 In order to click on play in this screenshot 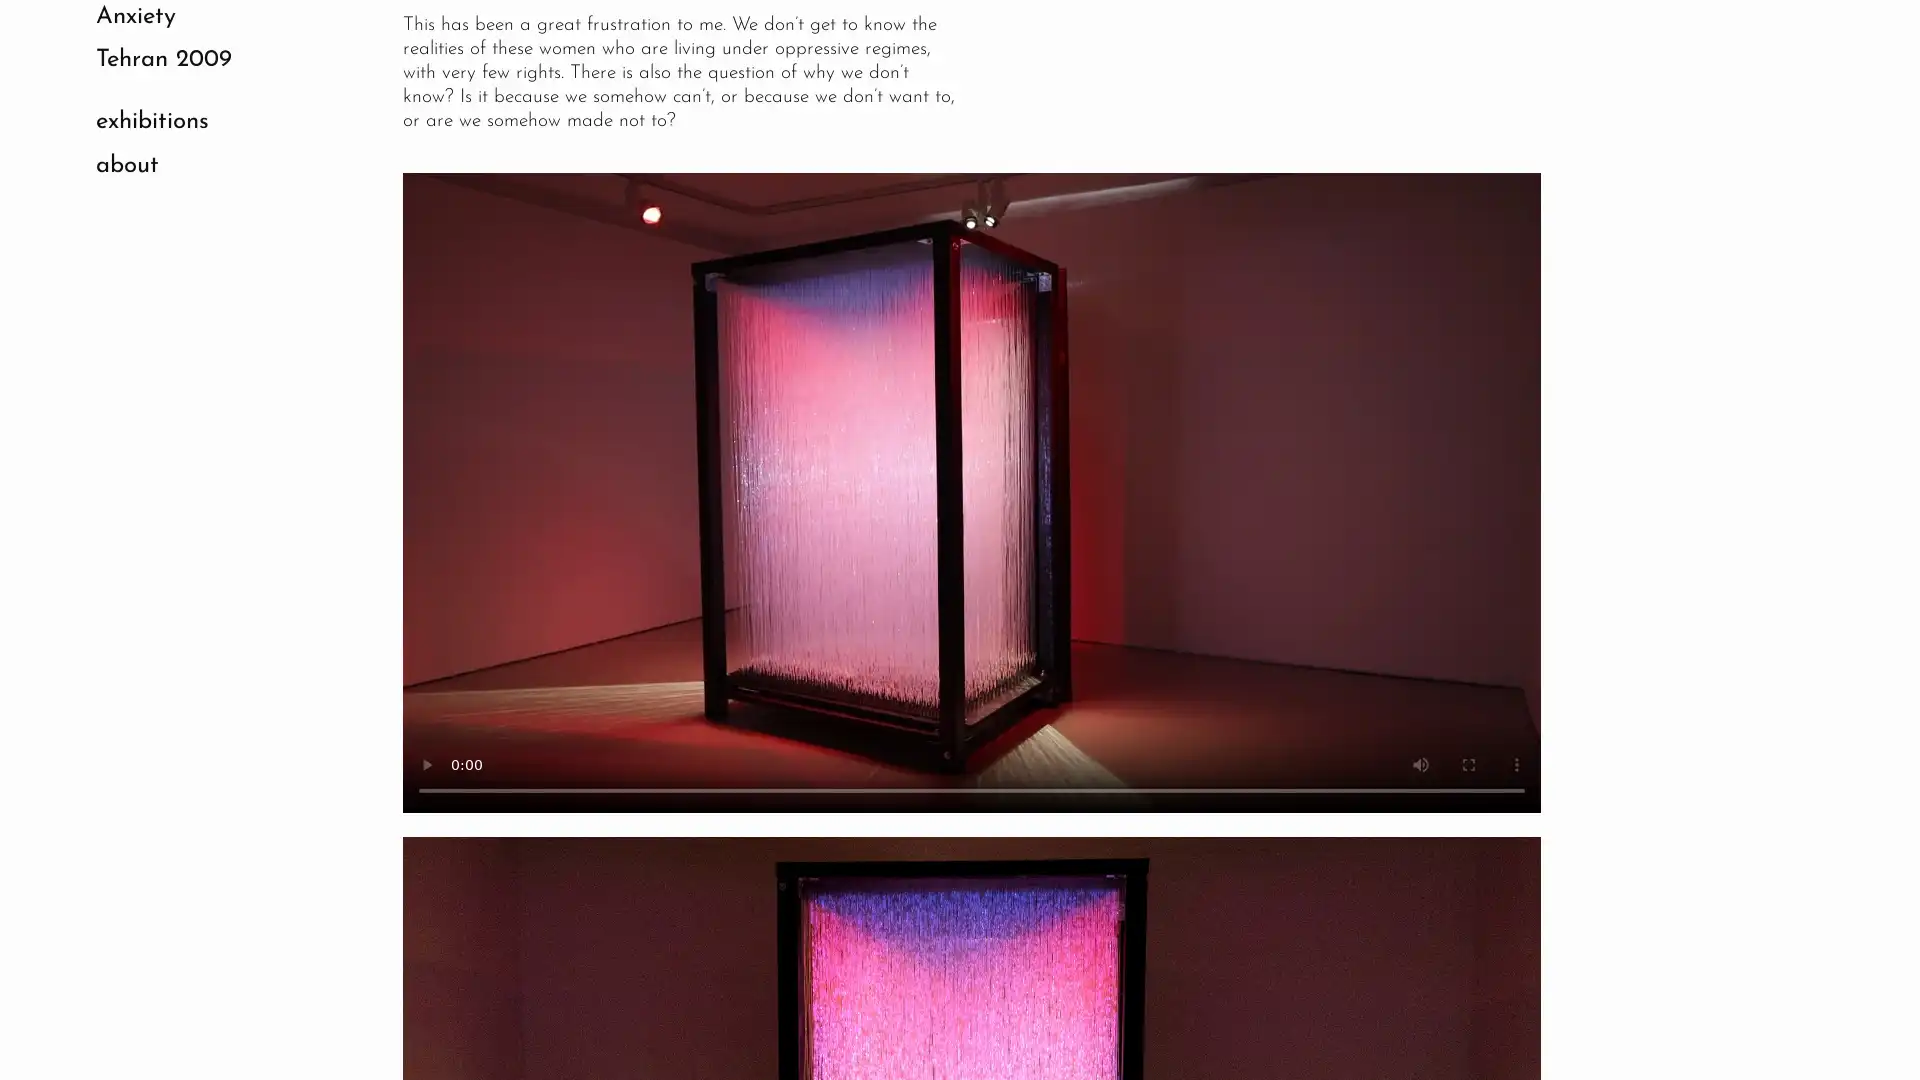, I will do `click(426, 763)`.